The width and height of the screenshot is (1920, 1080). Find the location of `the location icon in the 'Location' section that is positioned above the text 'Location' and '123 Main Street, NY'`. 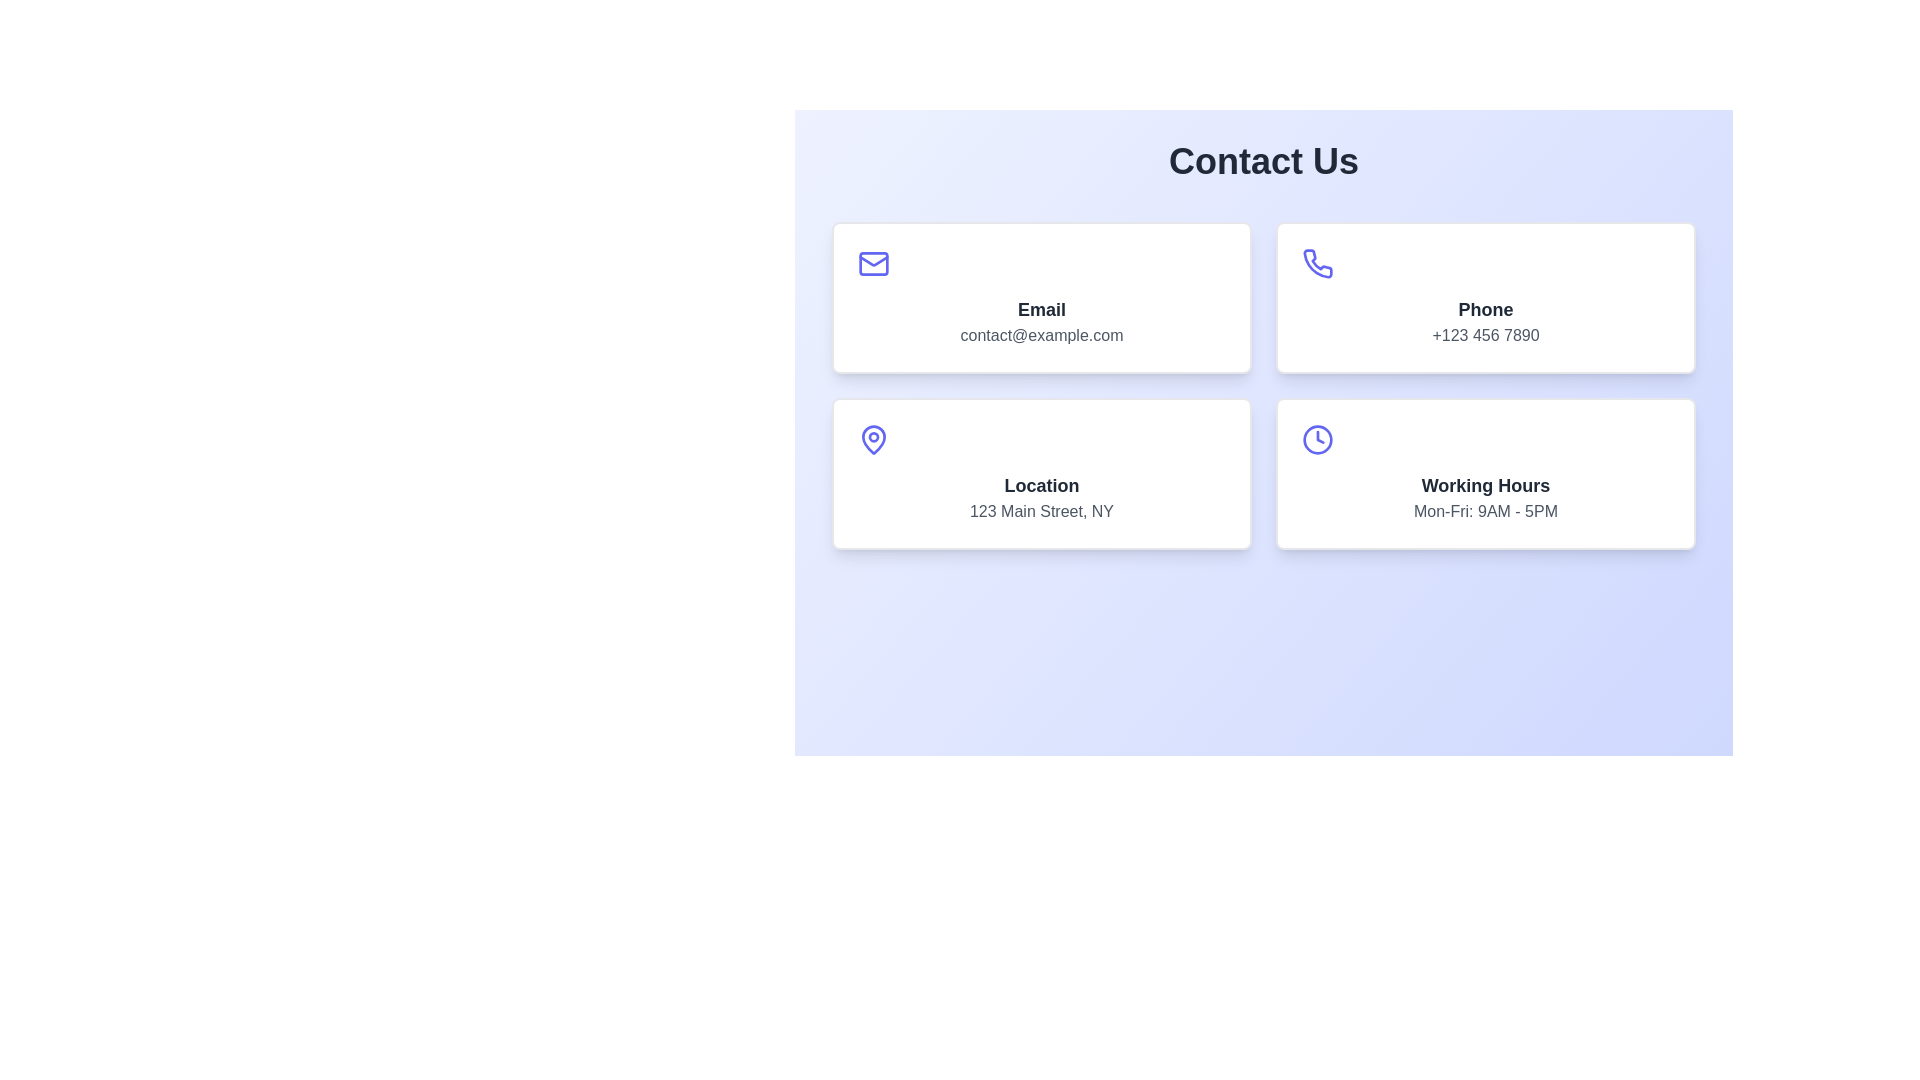

the location icon in the 'Location' section that is positioned above the text 'Location' and '123 Main Street, NY' is located at coordinates (873, 438).